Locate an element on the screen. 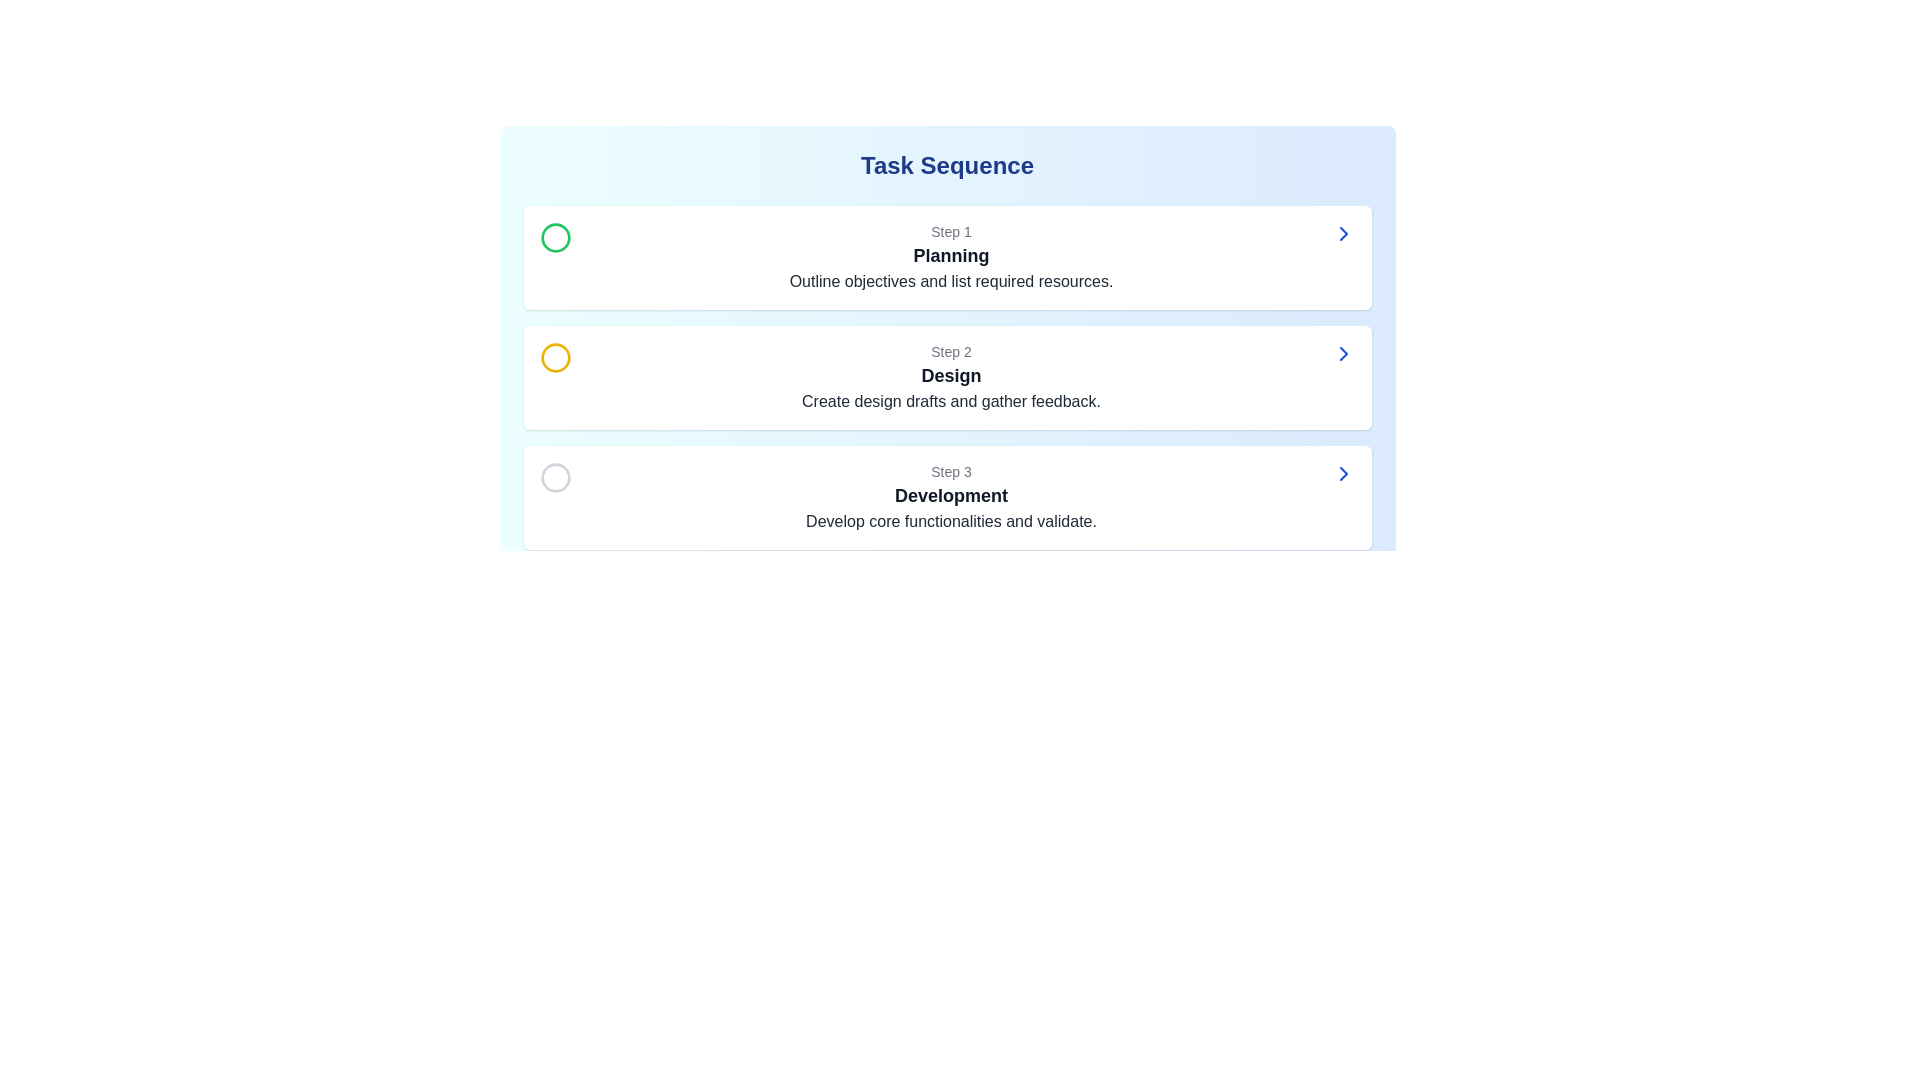 The width and height of the screenshot is (1920, 1080). the 'Step 2' label, which is styled in a small gray font and located above the 'Design' heading is located at coordinates (950, 350).